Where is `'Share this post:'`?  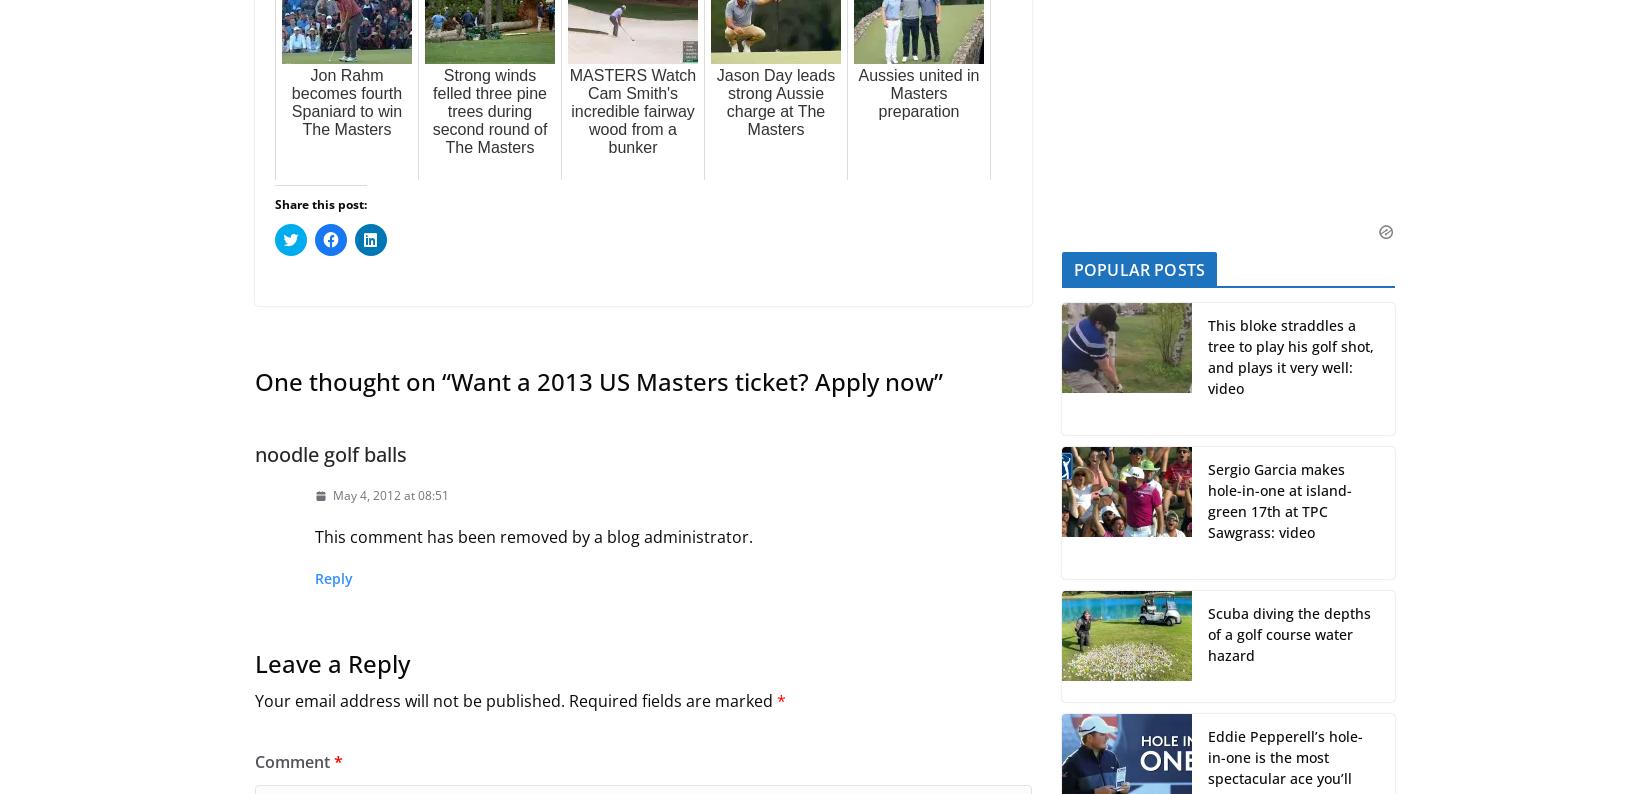
'Share this post:' is located at coordinates (320, 203).